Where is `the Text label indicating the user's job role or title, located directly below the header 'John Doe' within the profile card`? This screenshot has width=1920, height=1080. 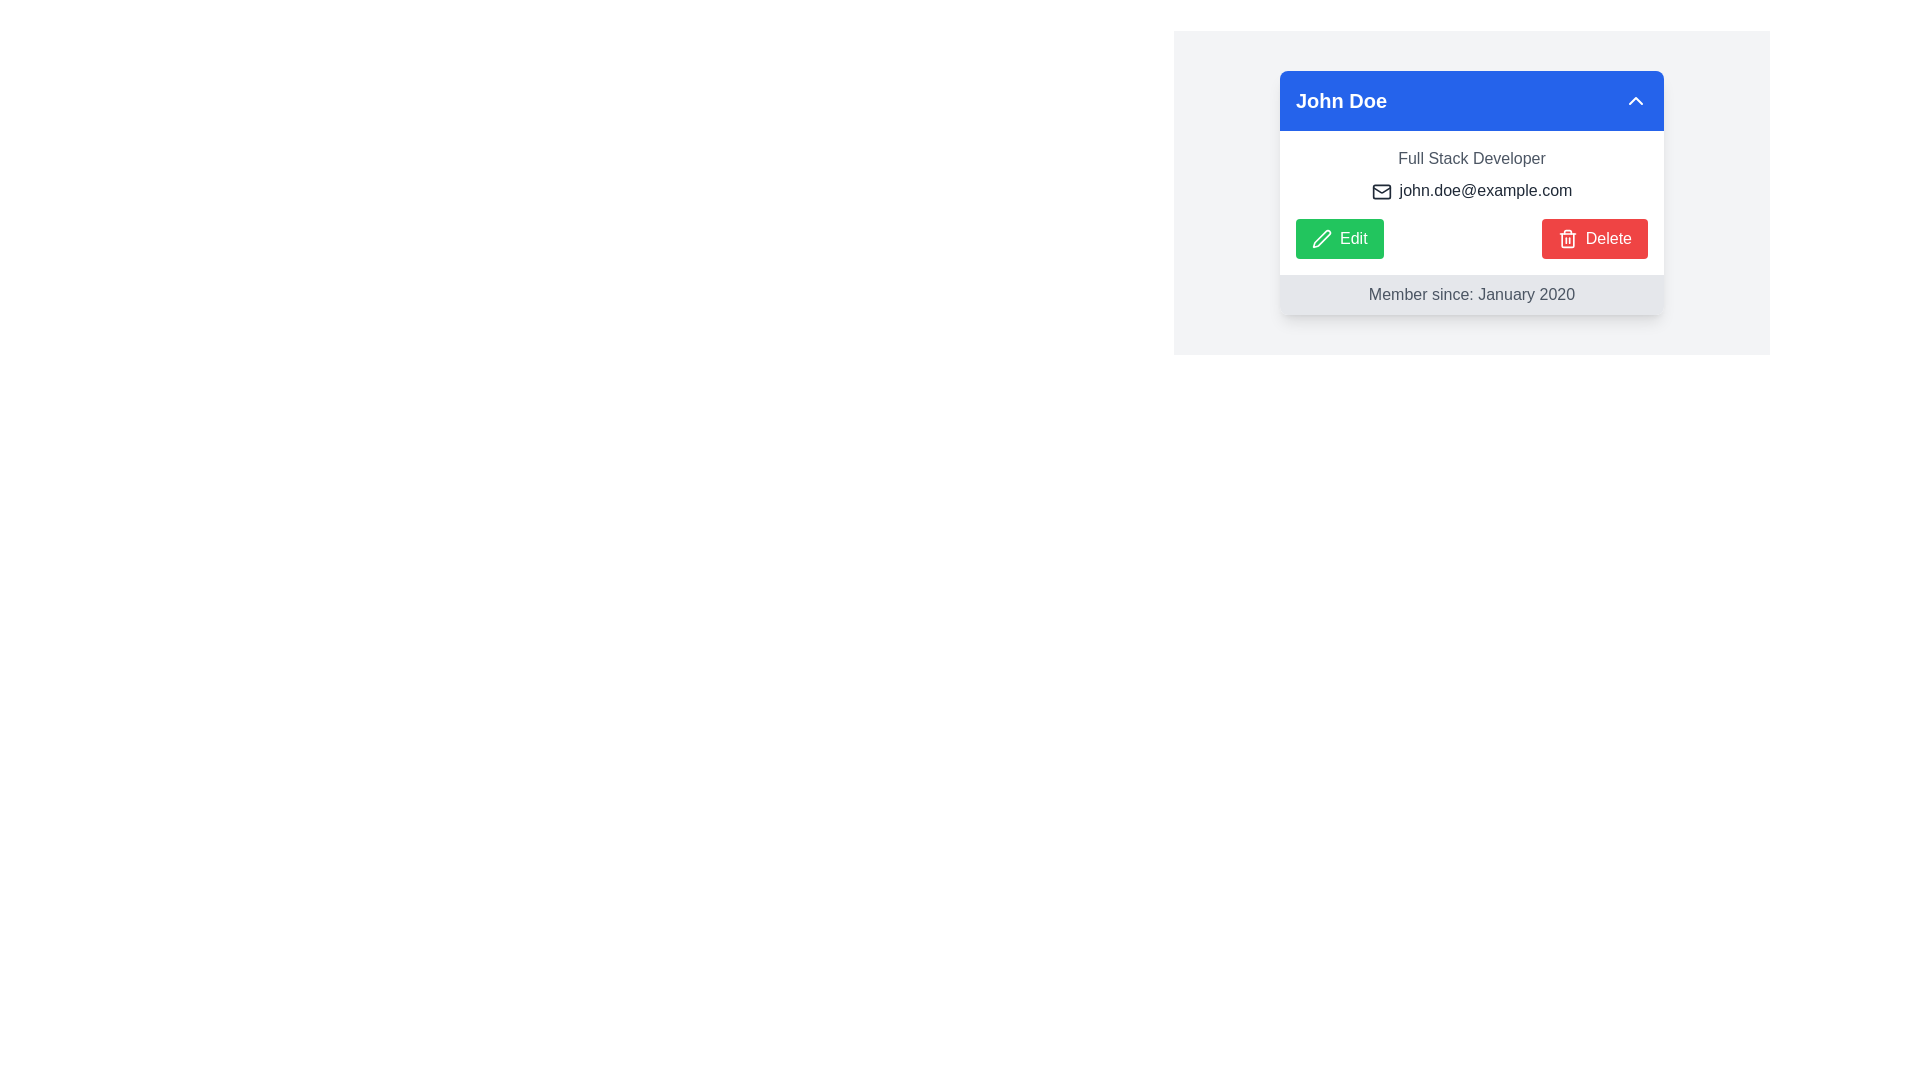
the Text label indicating the user's job role or title, located directly below the header 'John Doe' within the profile card is located at coordinates (1472, 157).